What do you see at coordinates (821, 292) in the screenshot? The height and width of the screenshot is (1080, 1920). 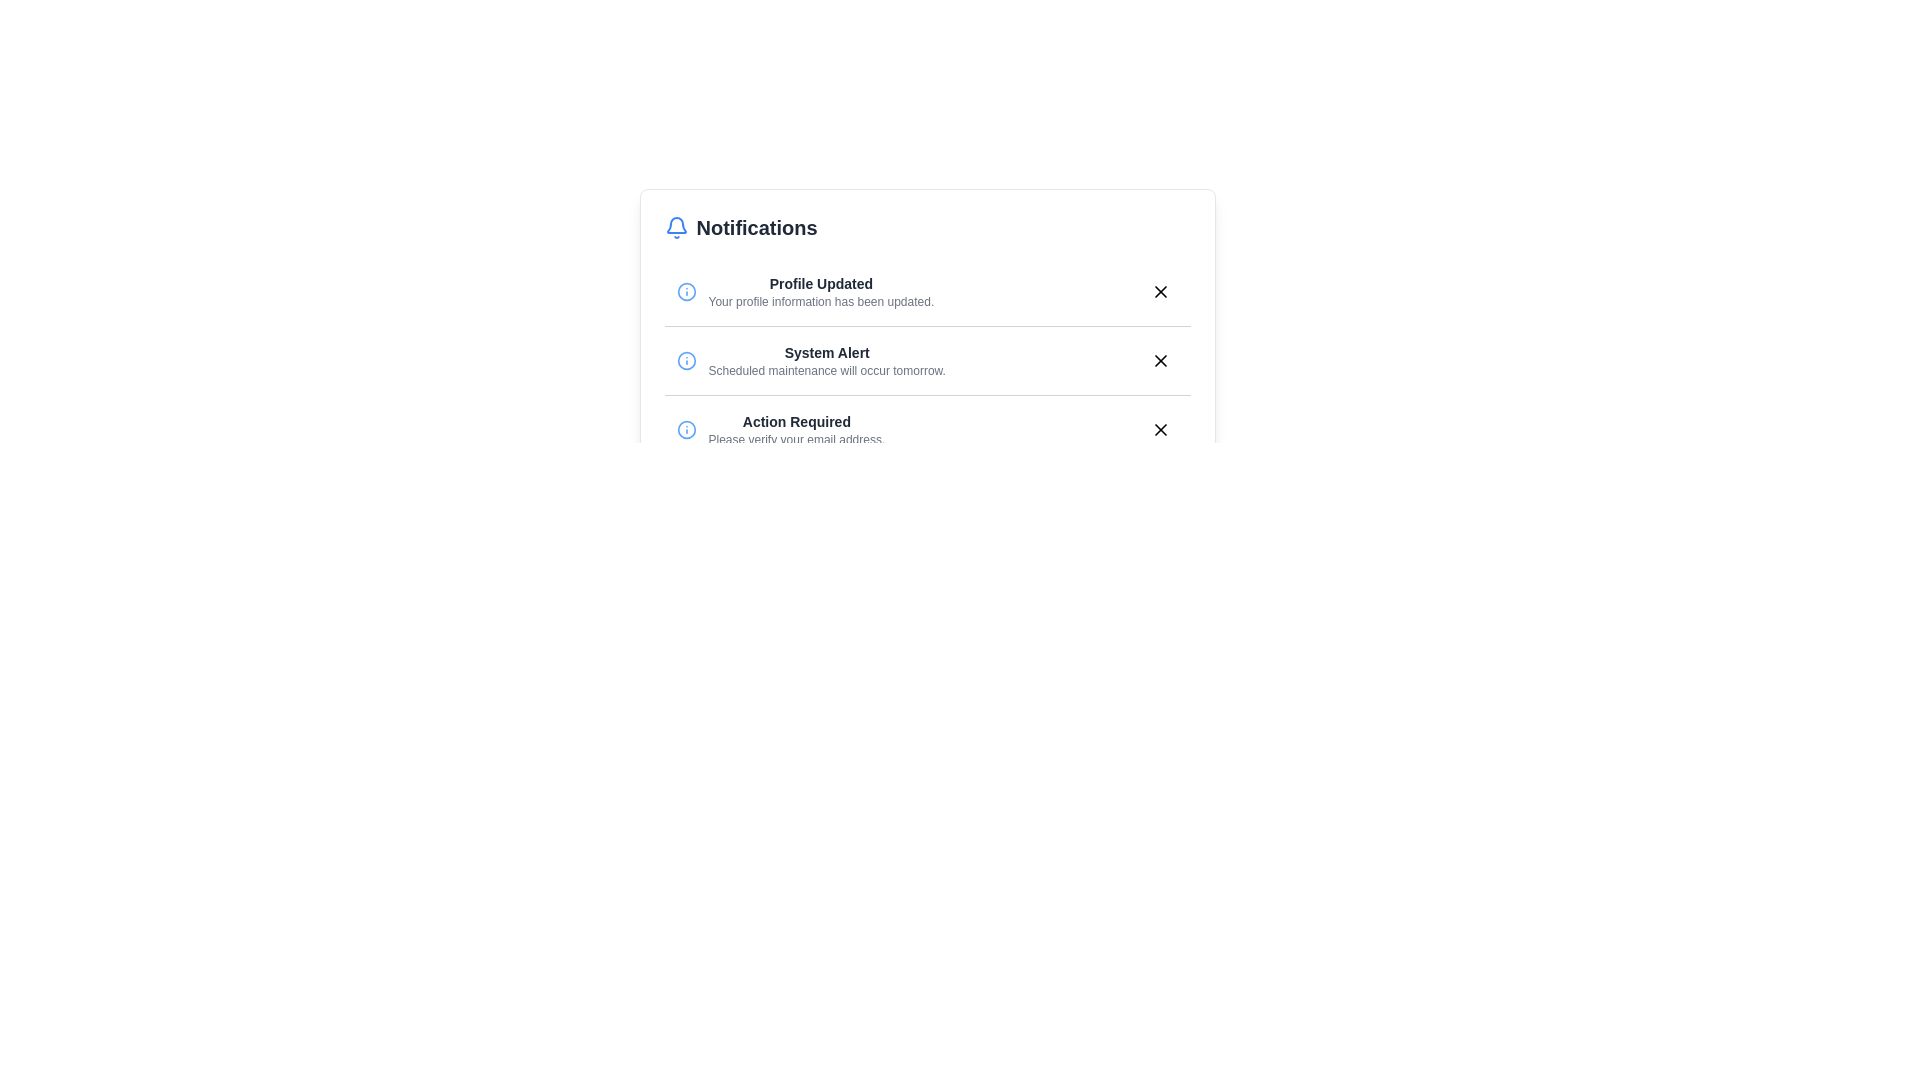 I see `informational text block indicating that the profile update has been successful, located at the top of the notification pane` at bounding box center [821, 292].